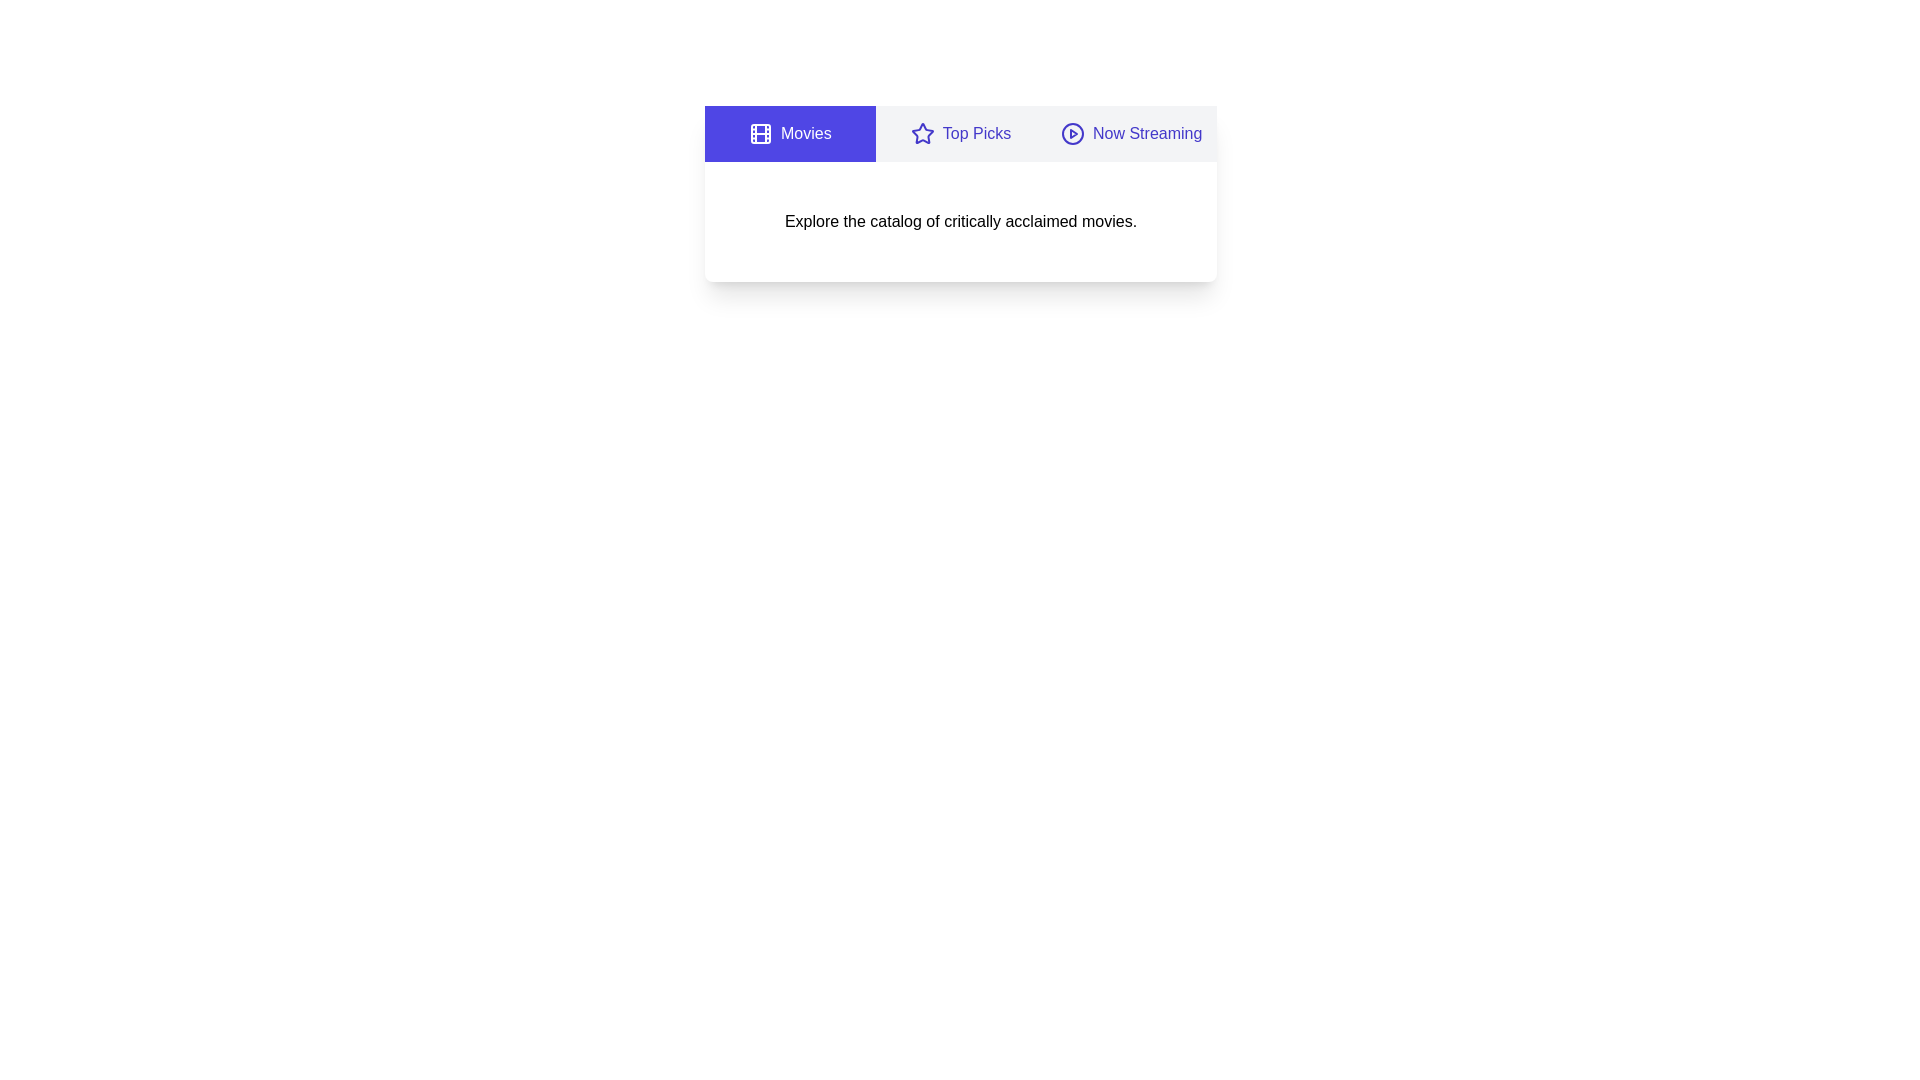 The width and height of the screenshot is (1920, 1080). I want to click on the tab corresponding to Top Picks, so click(960, 134).